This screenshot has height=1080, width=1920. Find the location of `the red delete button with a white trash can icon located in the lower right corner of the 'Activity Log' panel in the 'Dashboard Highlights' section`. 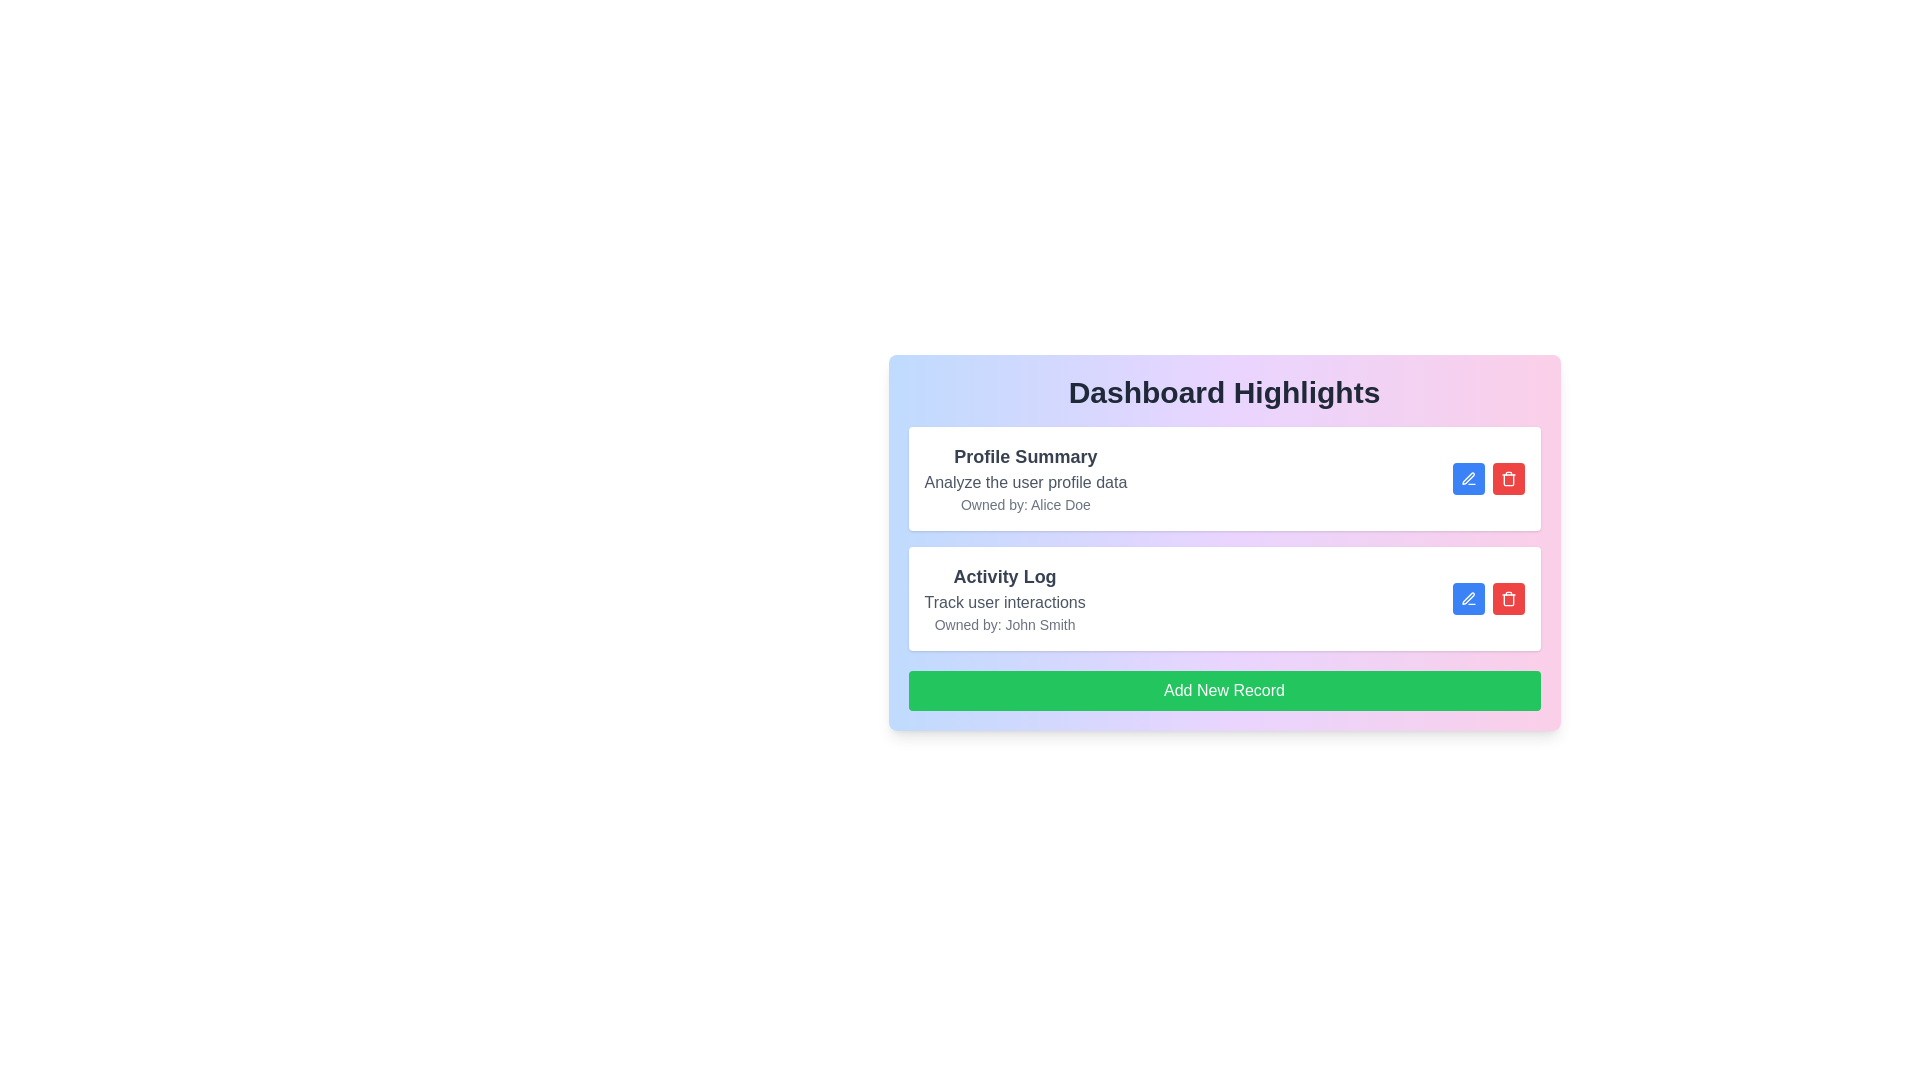

the red delete button with a white trash can icon located in the lower right corner of the 'Activity Log' panel in the 'Dashboard Highlights' section is located at coordinates (1508, 597).